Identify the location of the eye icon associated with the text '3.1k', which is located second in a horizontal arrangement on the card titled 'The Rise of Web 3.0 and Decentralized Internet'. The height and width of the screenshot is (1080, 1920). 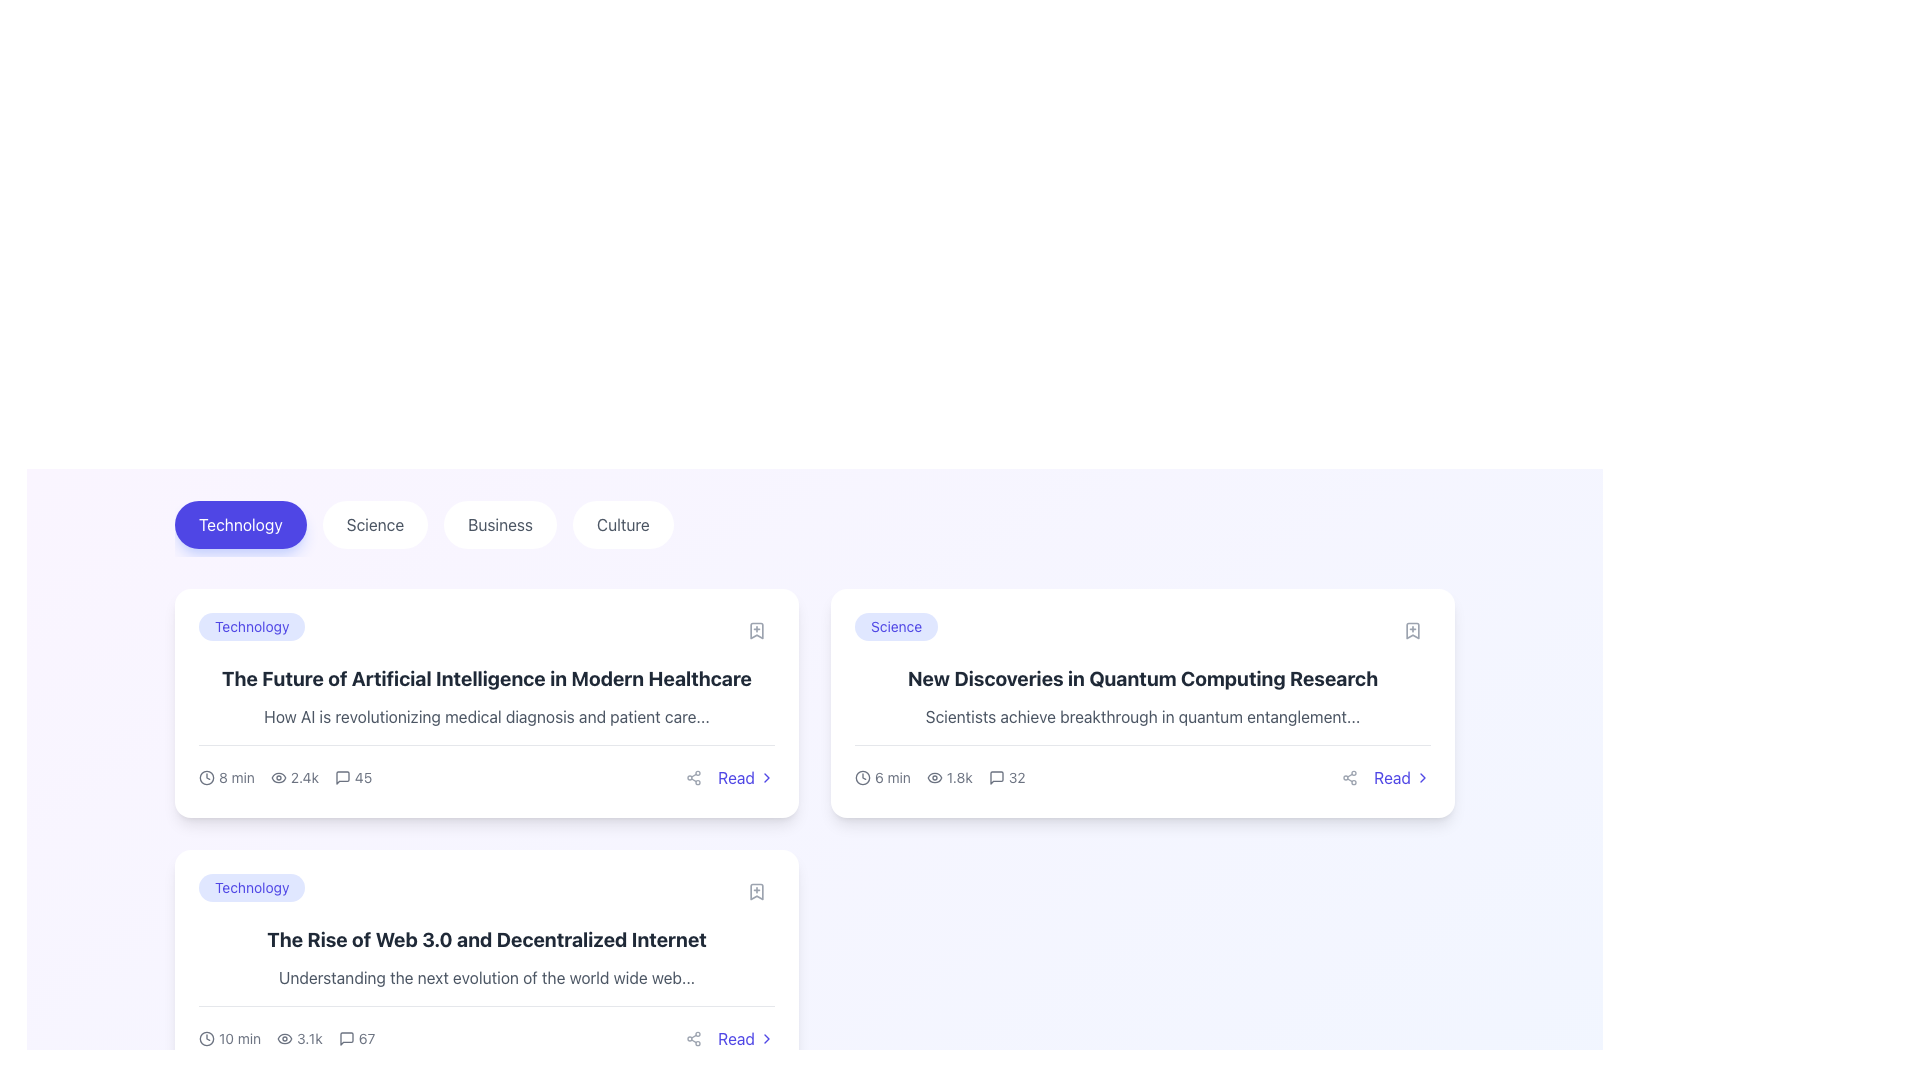
(298, 1037).